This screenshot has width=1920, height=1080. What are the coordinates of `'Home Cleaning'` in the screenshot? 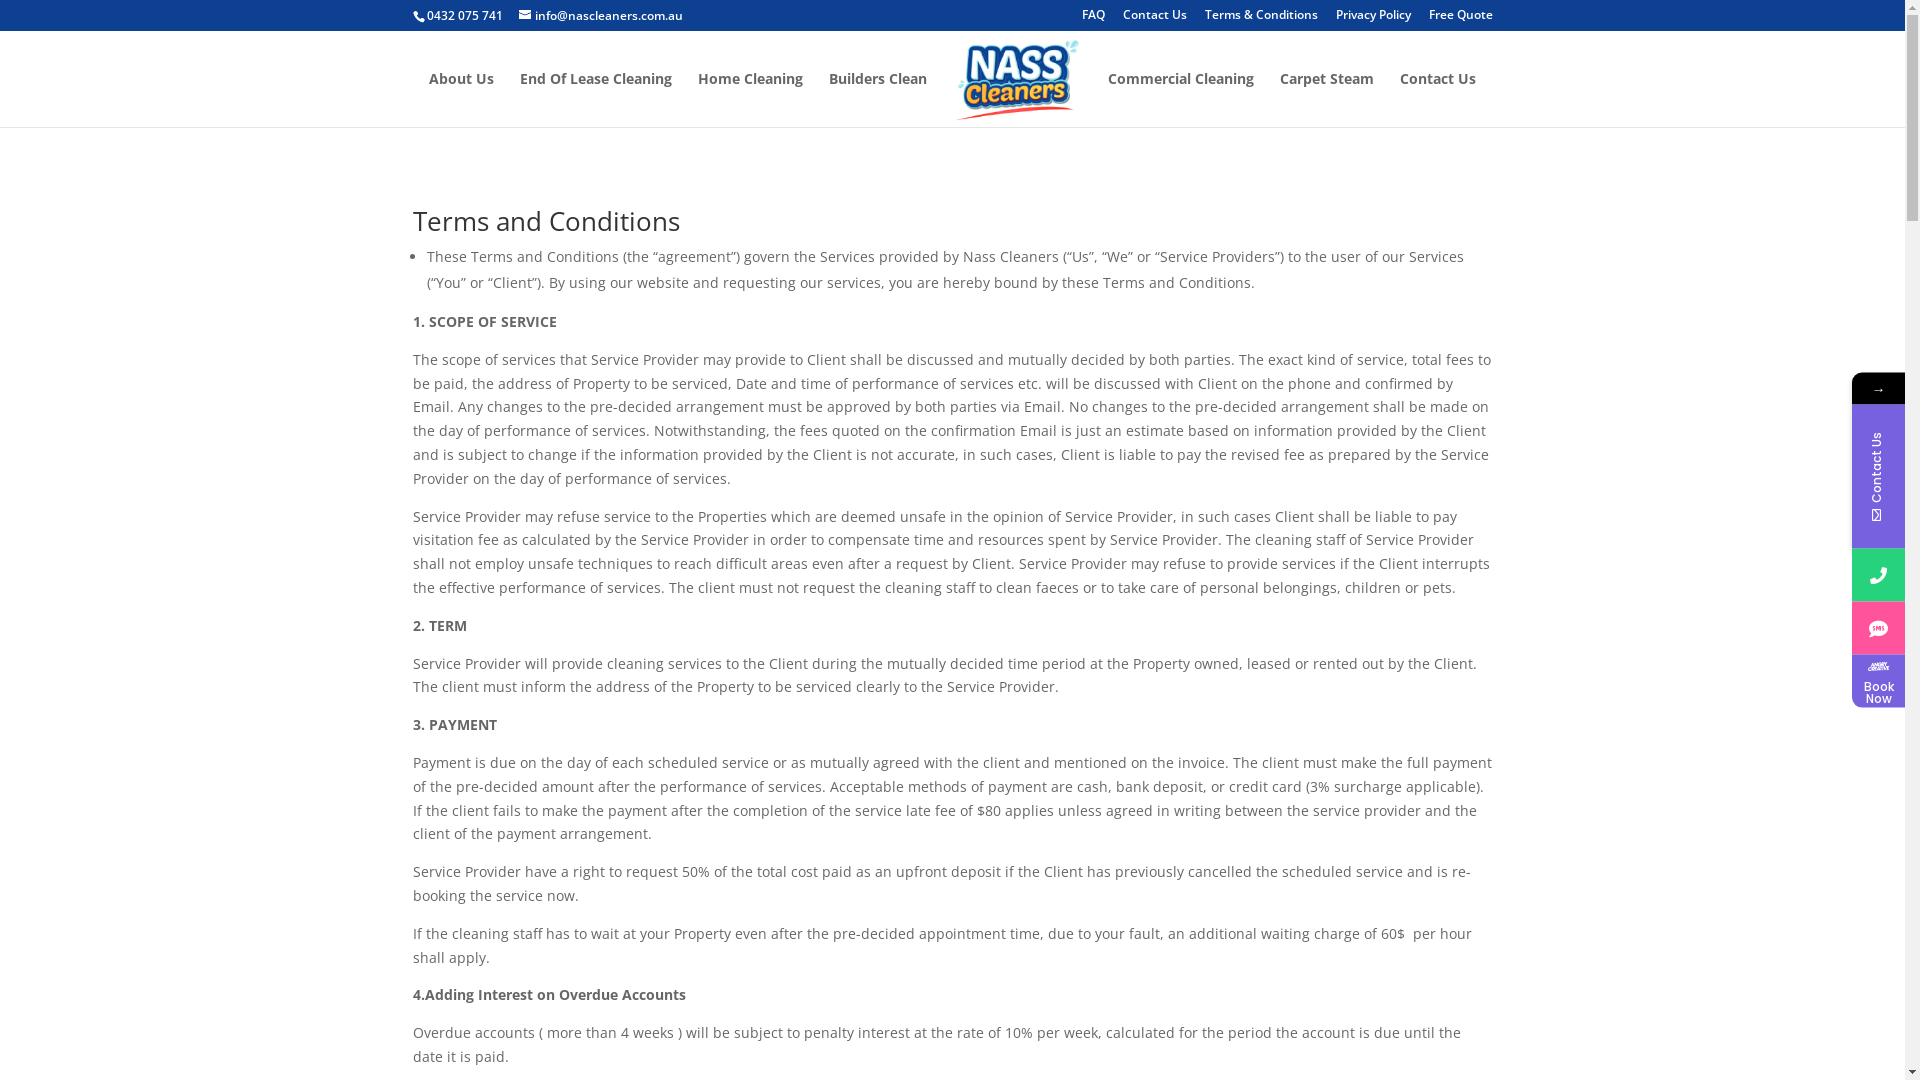 It's located at (697, 99).